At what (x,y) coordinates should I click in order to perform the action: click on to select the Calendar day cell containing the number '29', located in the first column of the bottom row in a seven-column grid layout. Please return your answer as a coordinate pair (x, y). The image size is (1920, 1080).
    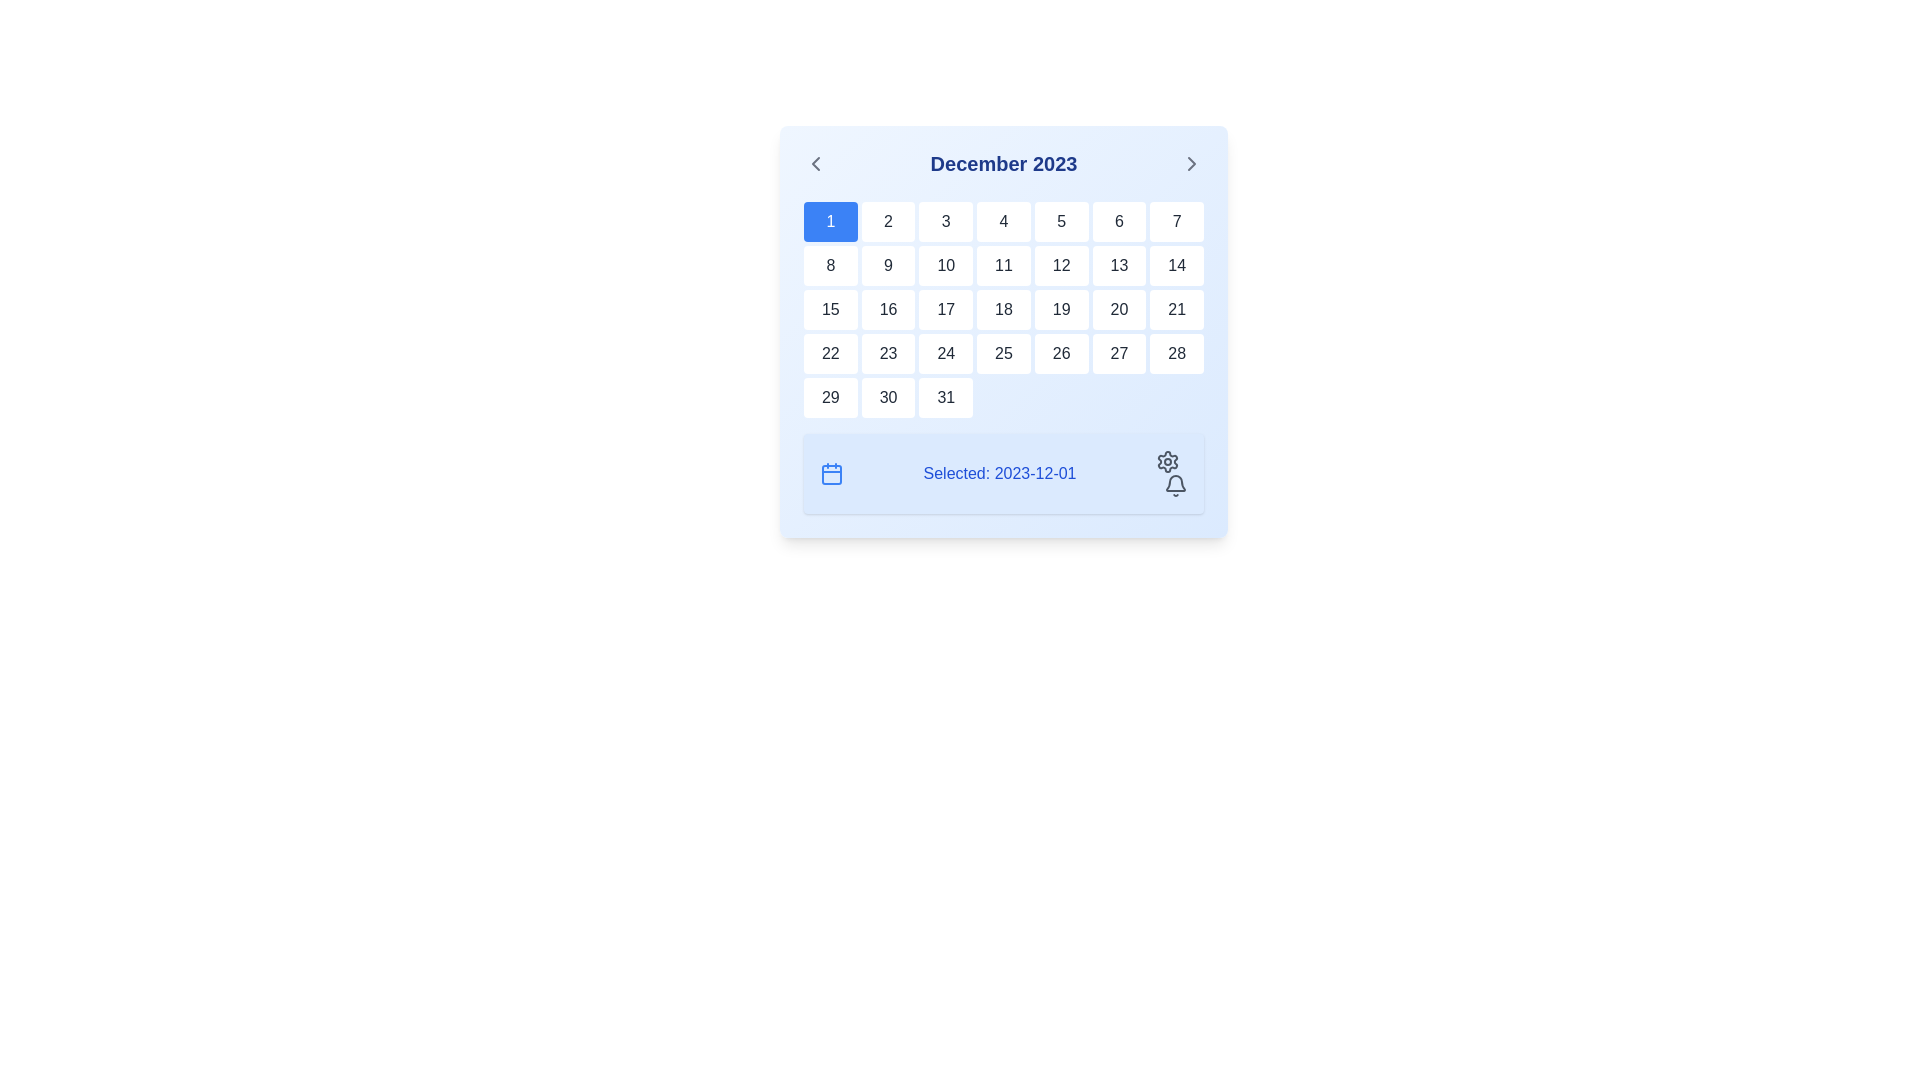
    Looking at the image, I should click on (830, 397).